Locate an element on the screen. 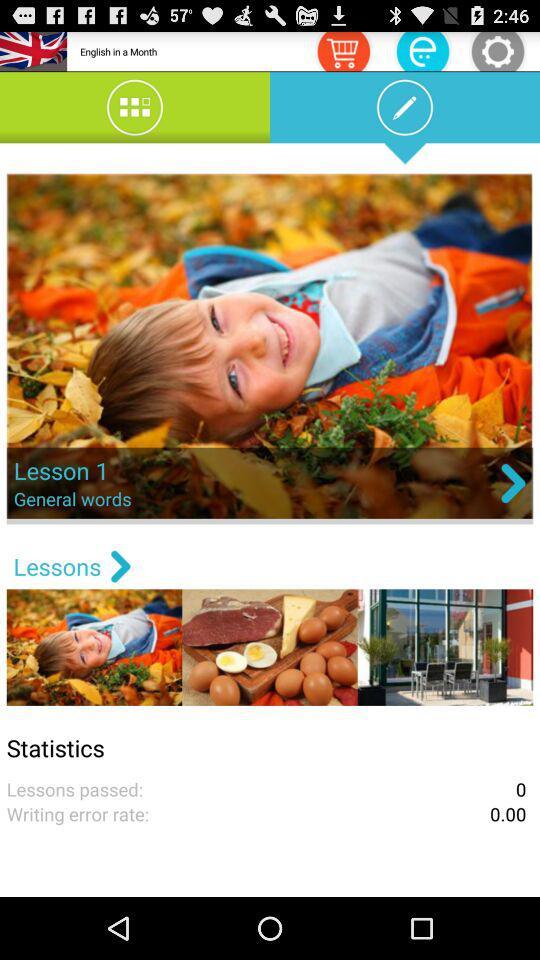  your shopping cart is located at coordinates (342, 50).